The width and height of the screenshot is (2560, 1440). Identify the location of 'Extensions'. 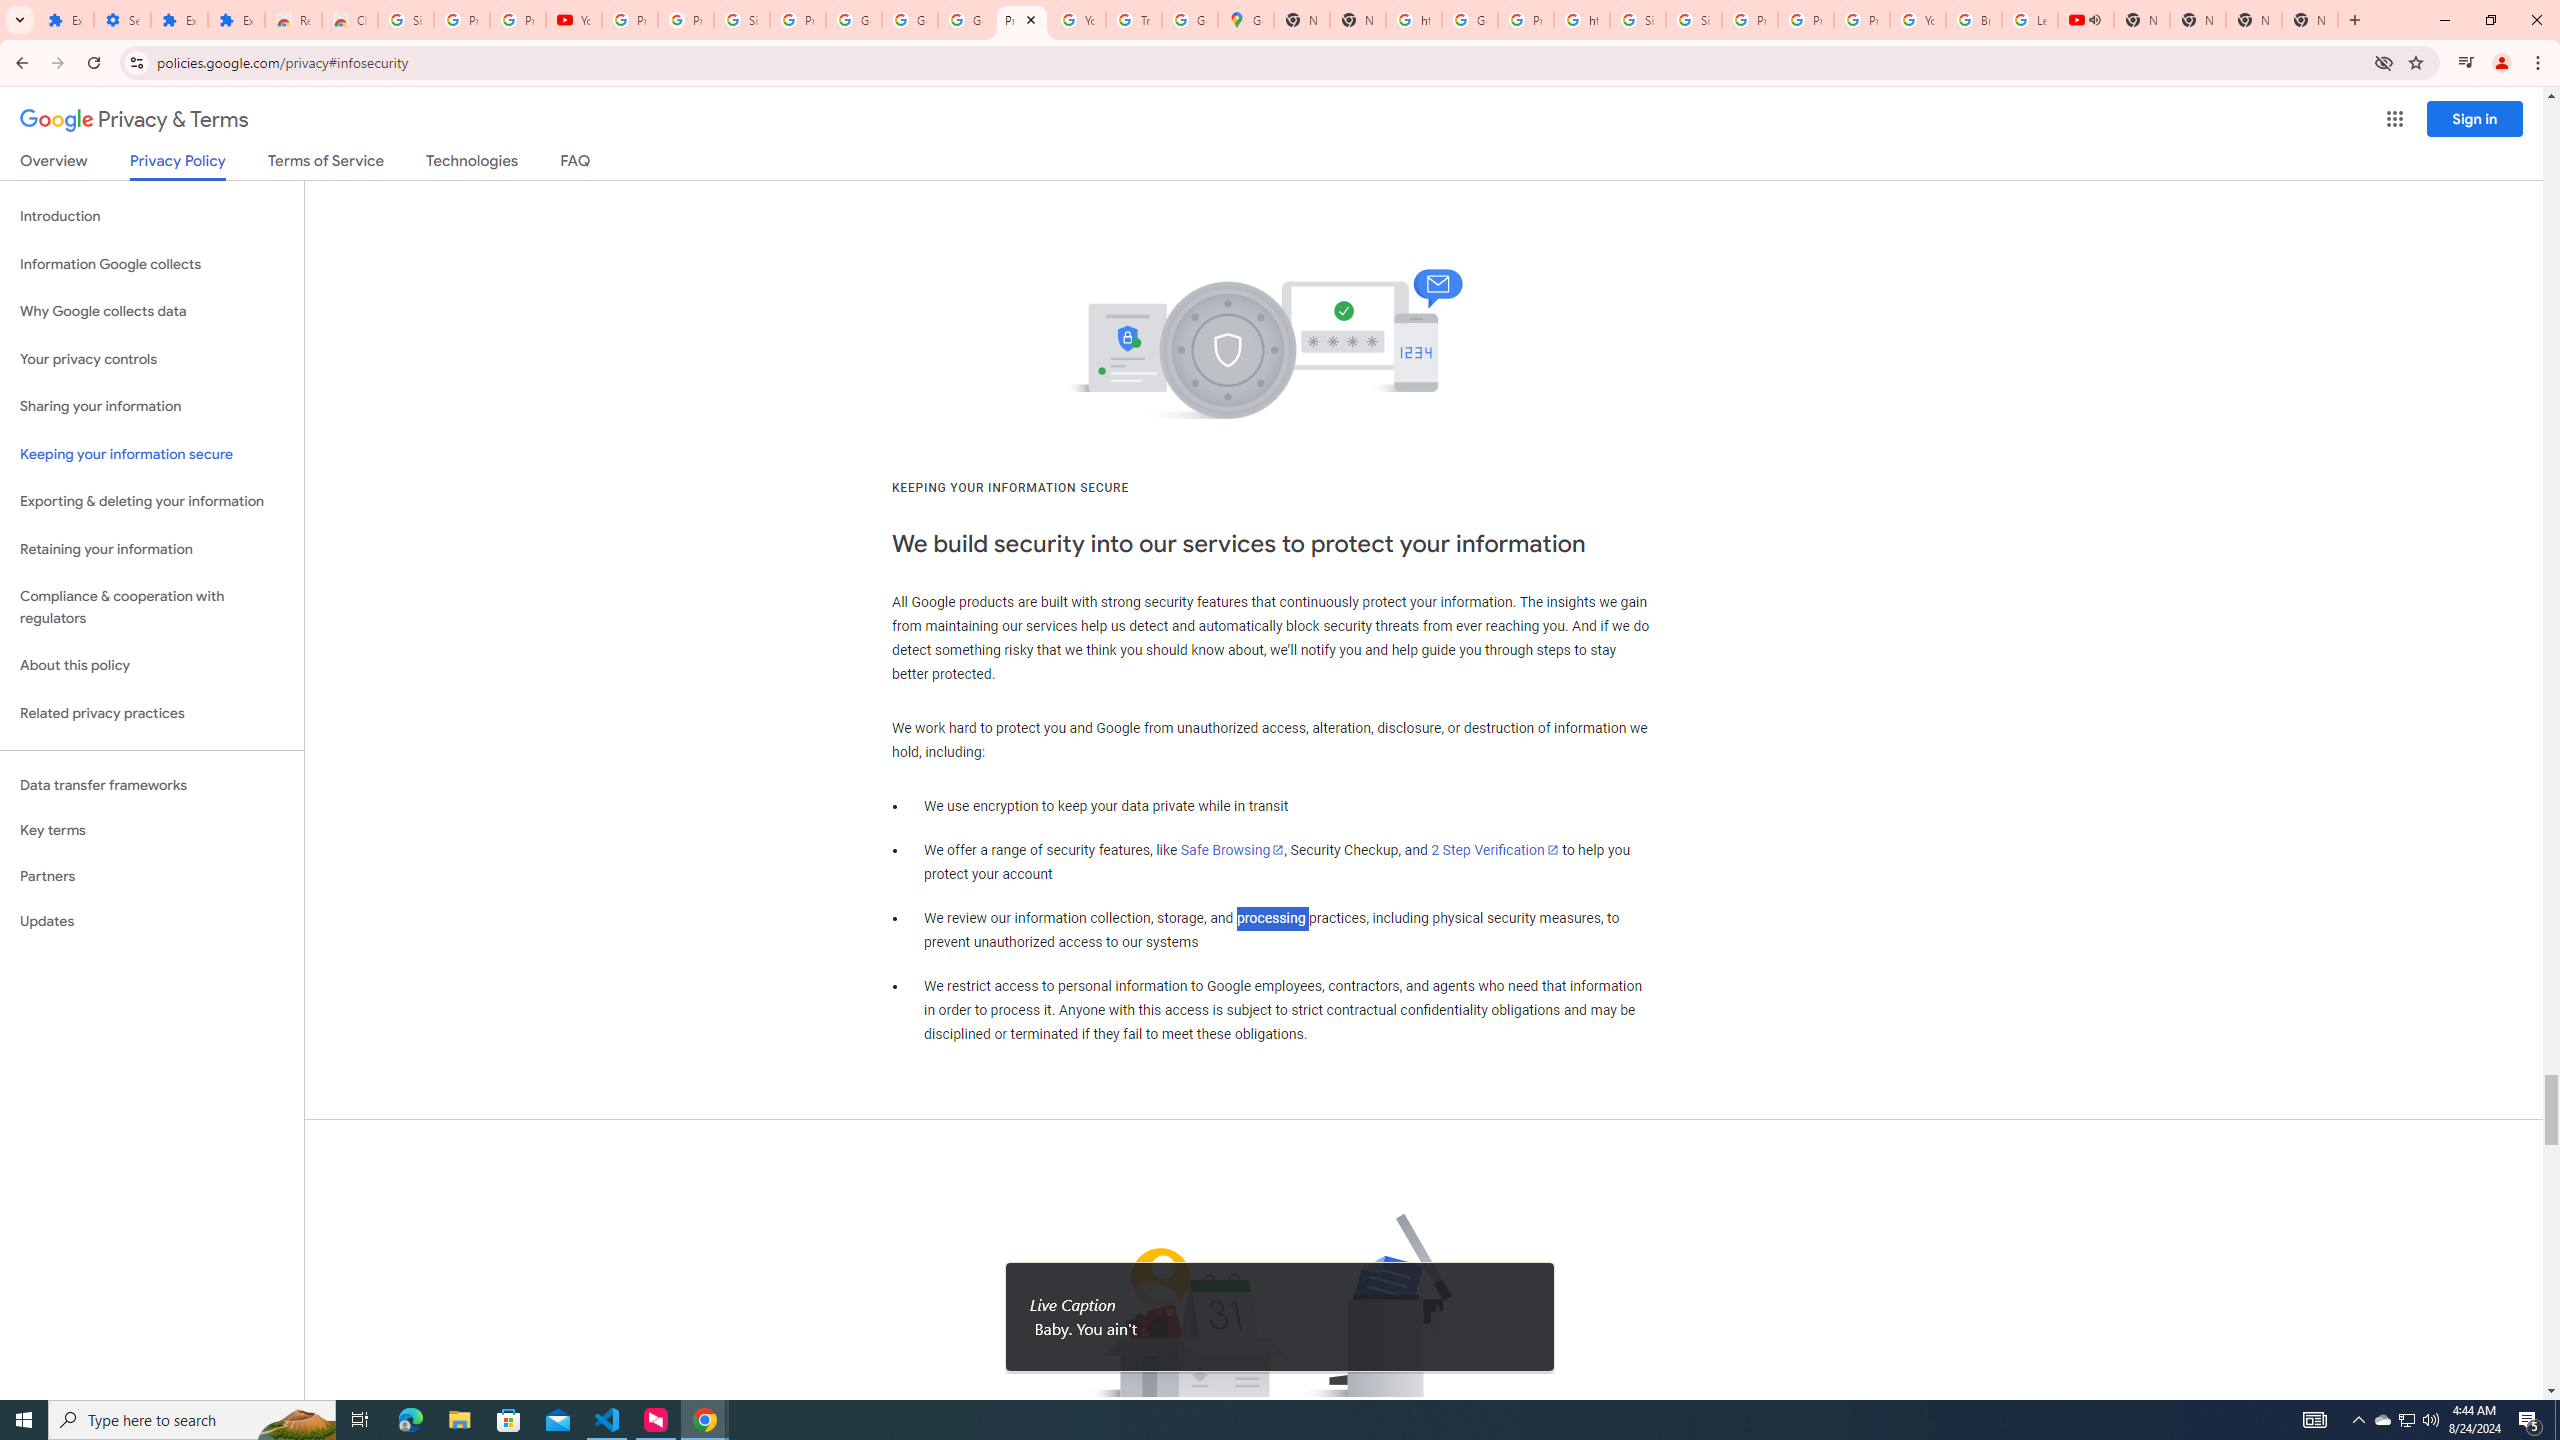
(236, 19).